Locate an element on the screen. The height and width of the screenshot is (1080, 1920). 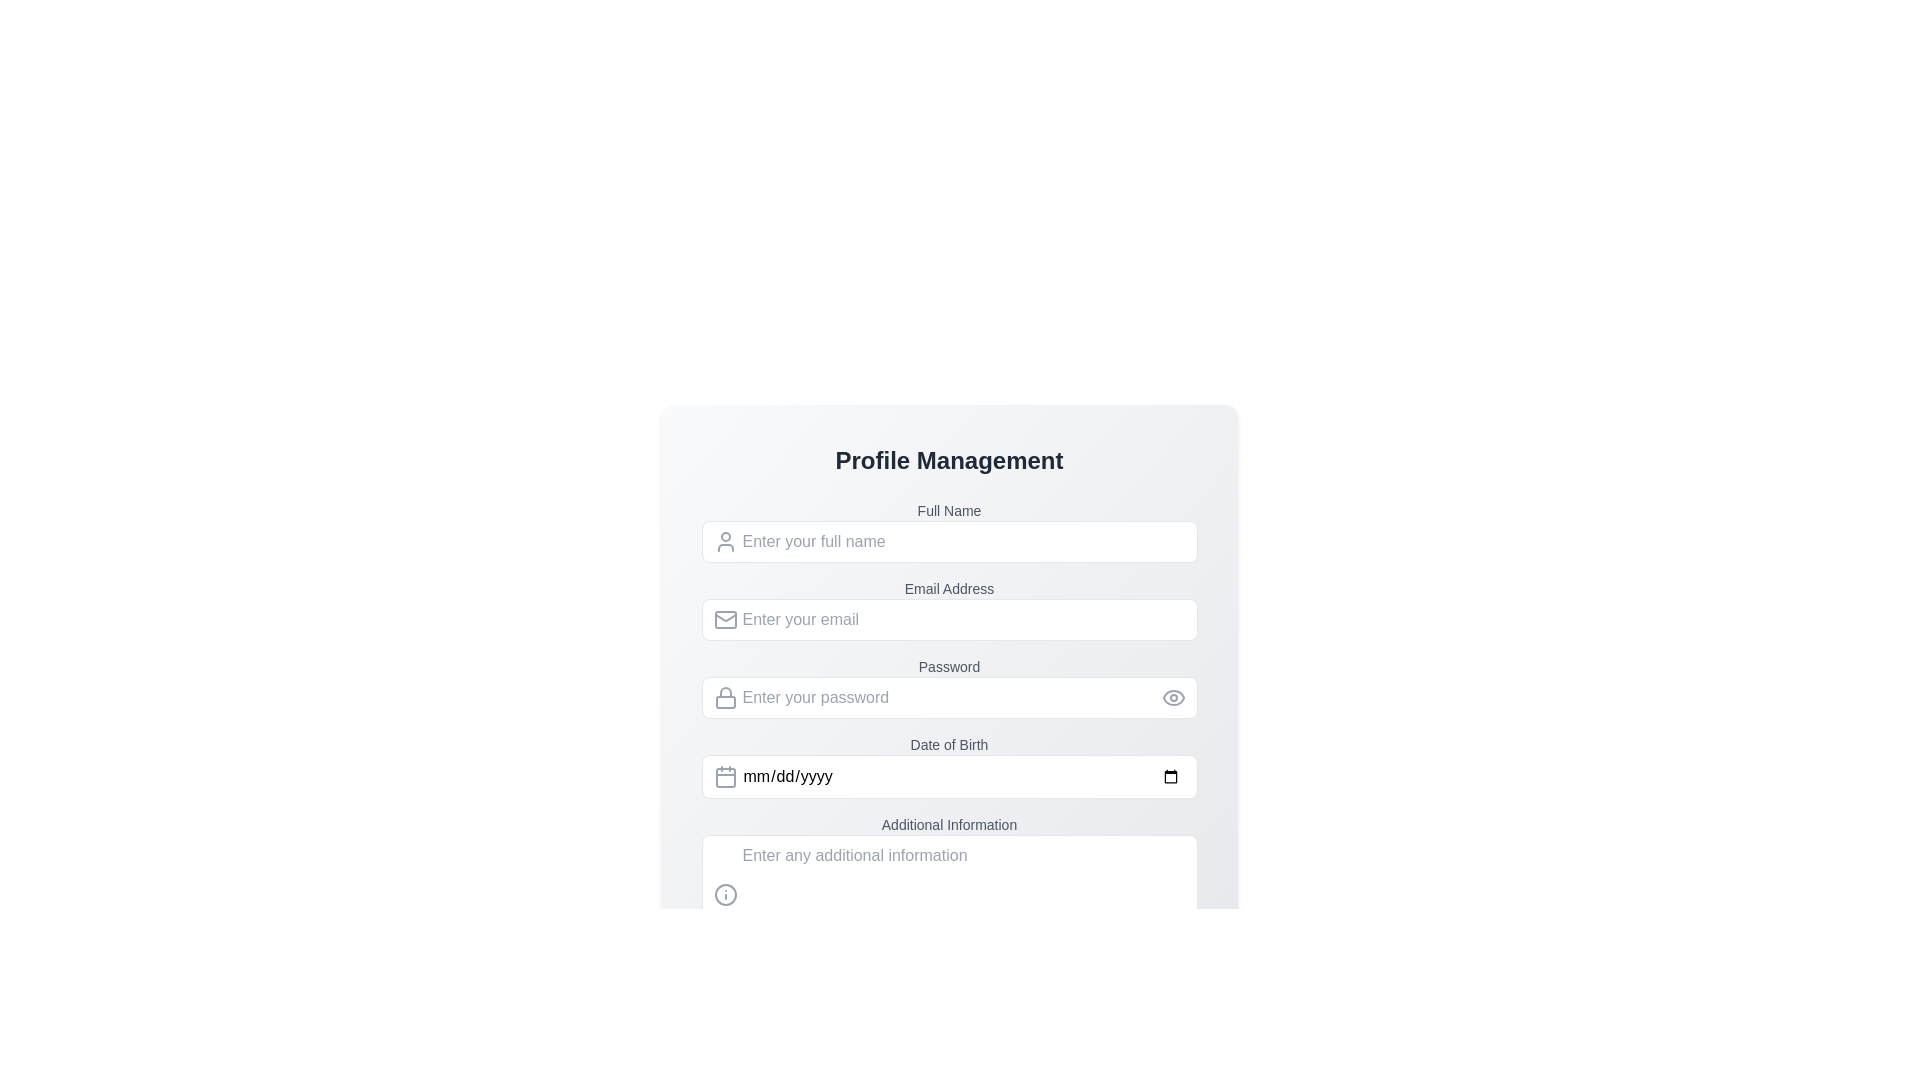
label for the input field titled 'Enter your full name' located in the 'Profile Management' section of the form to understand the expected input is located at coordinates (948, 509).